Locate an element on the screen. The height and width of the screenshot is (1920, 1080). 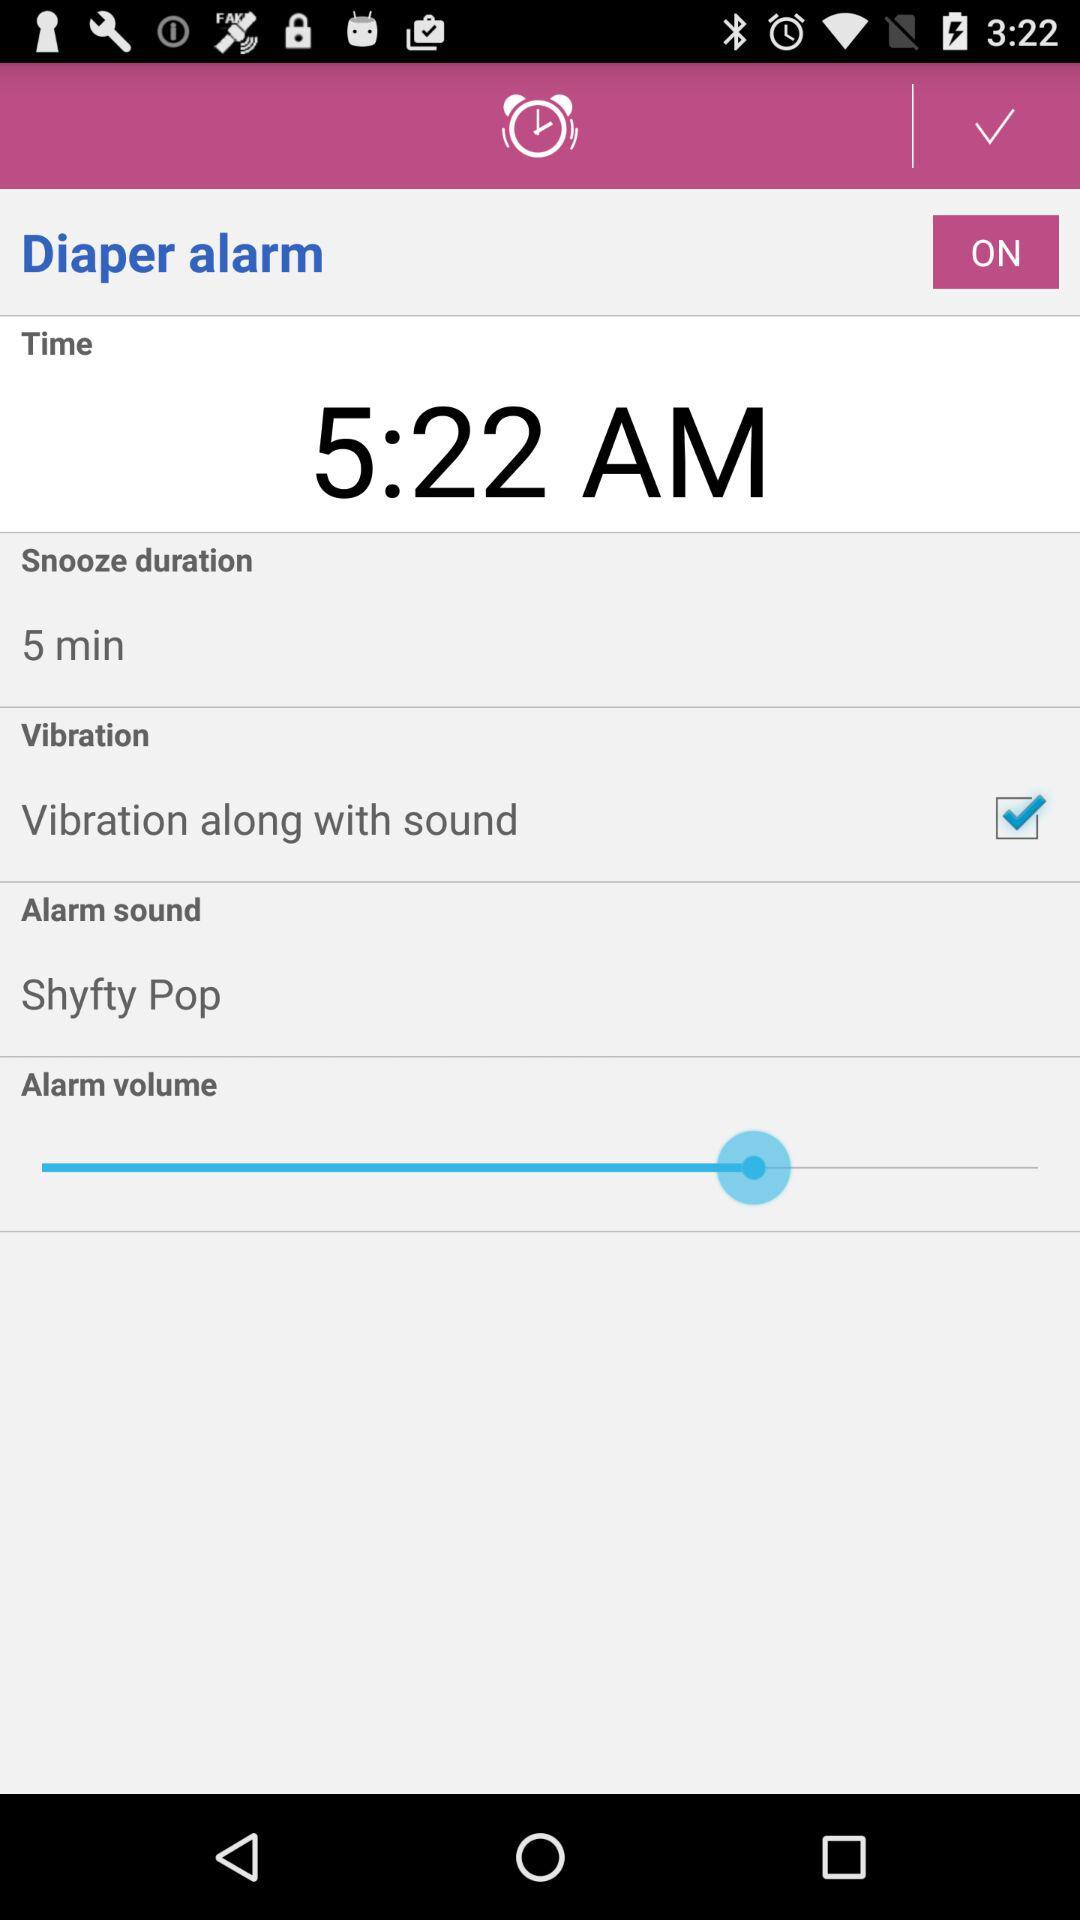
the on is located at coordinates (995, 251).